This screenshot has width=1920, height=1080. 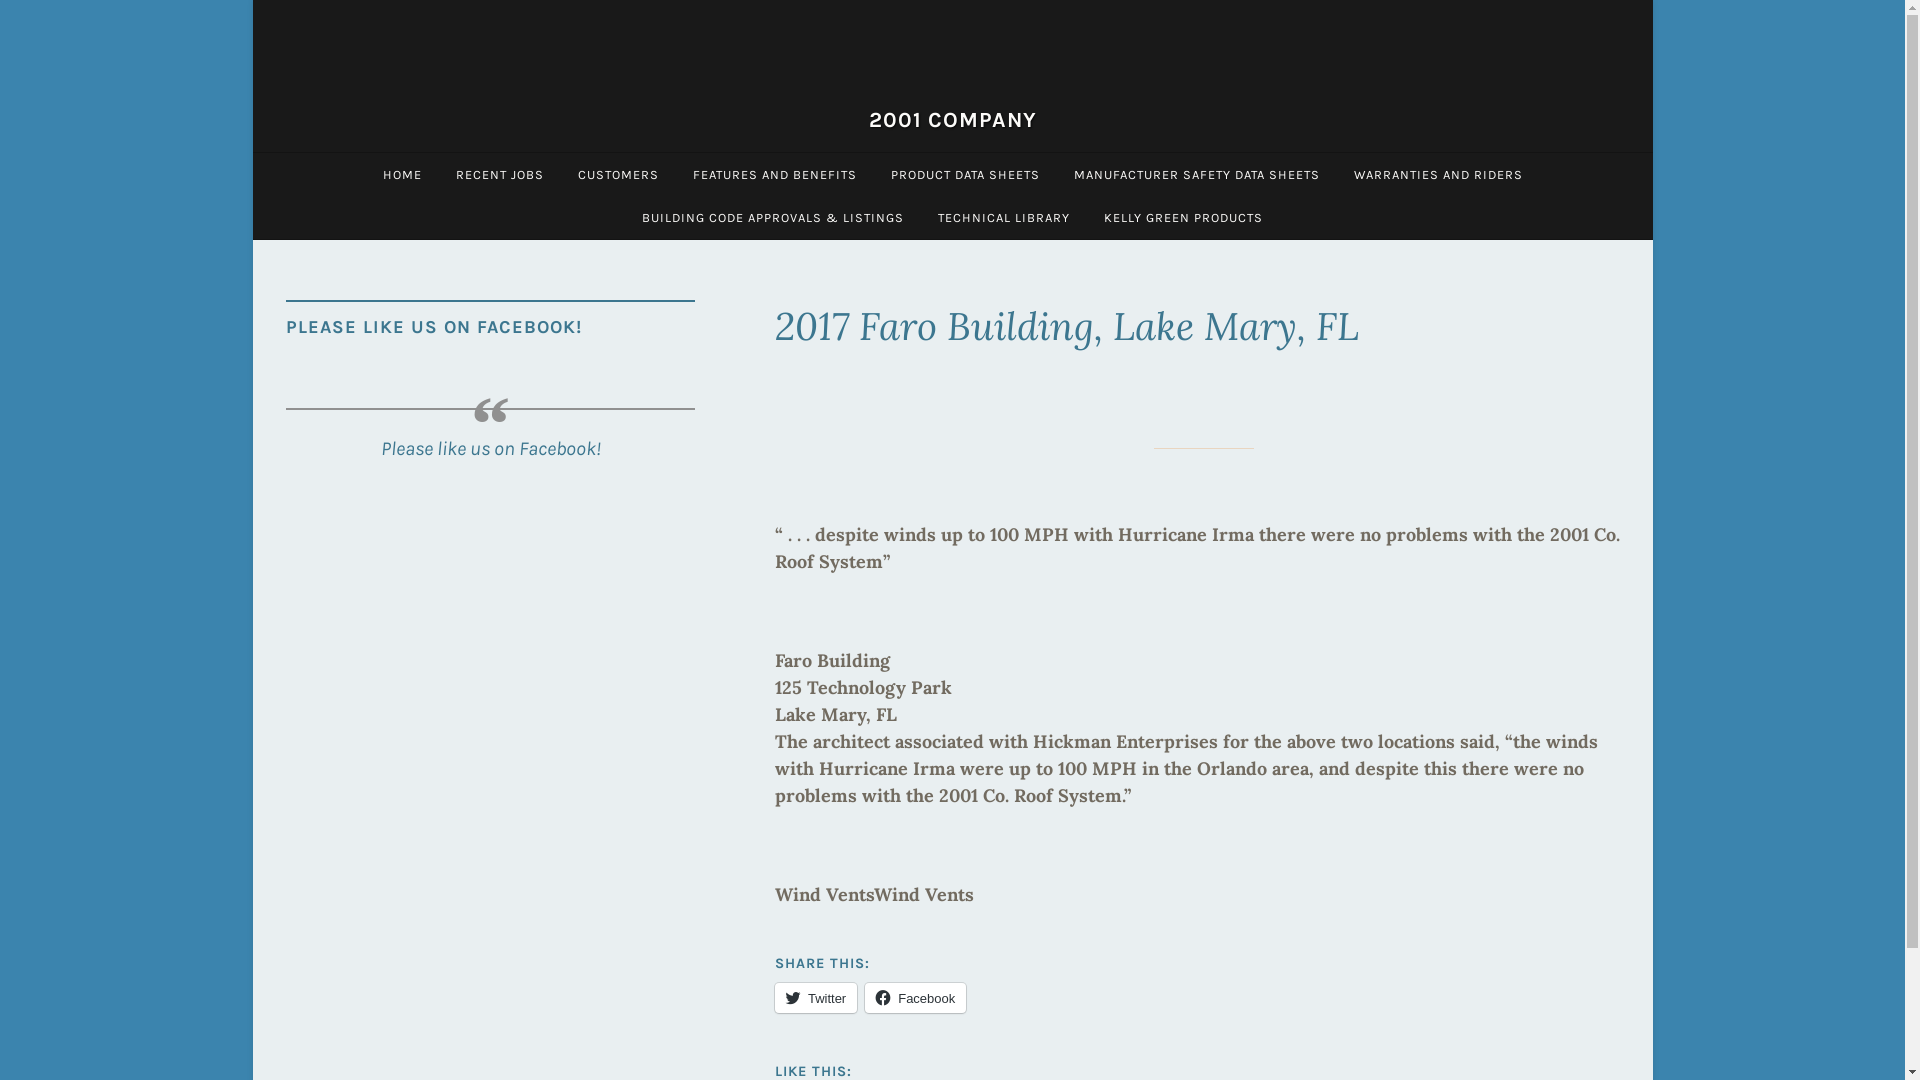 I want to click on 'PRODUCT DATA SHEETS', so click(x=965, y=173).